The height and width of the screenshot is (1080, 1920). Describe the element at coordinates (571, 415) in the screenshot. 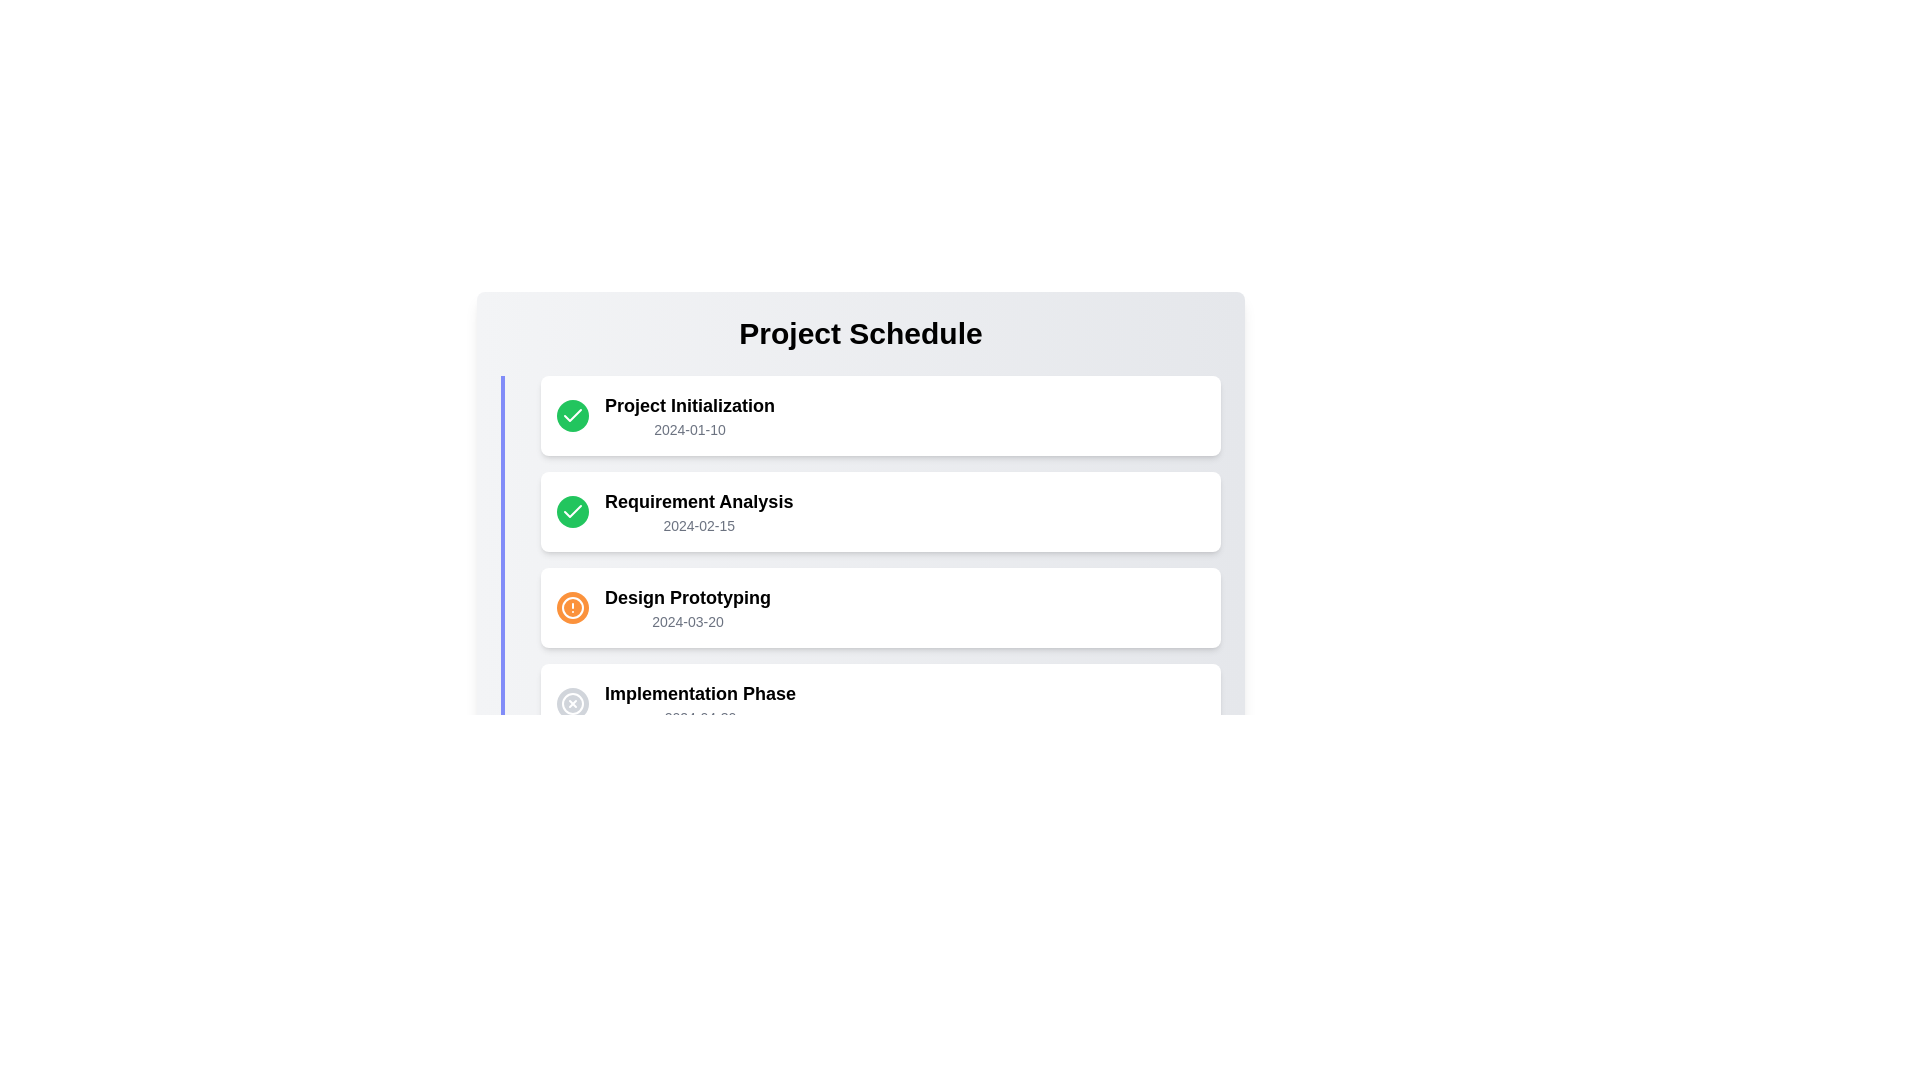

I see `the status marker icon indicating completion for the 'Project Initialization' task dated '2024-01-10'` at that location.